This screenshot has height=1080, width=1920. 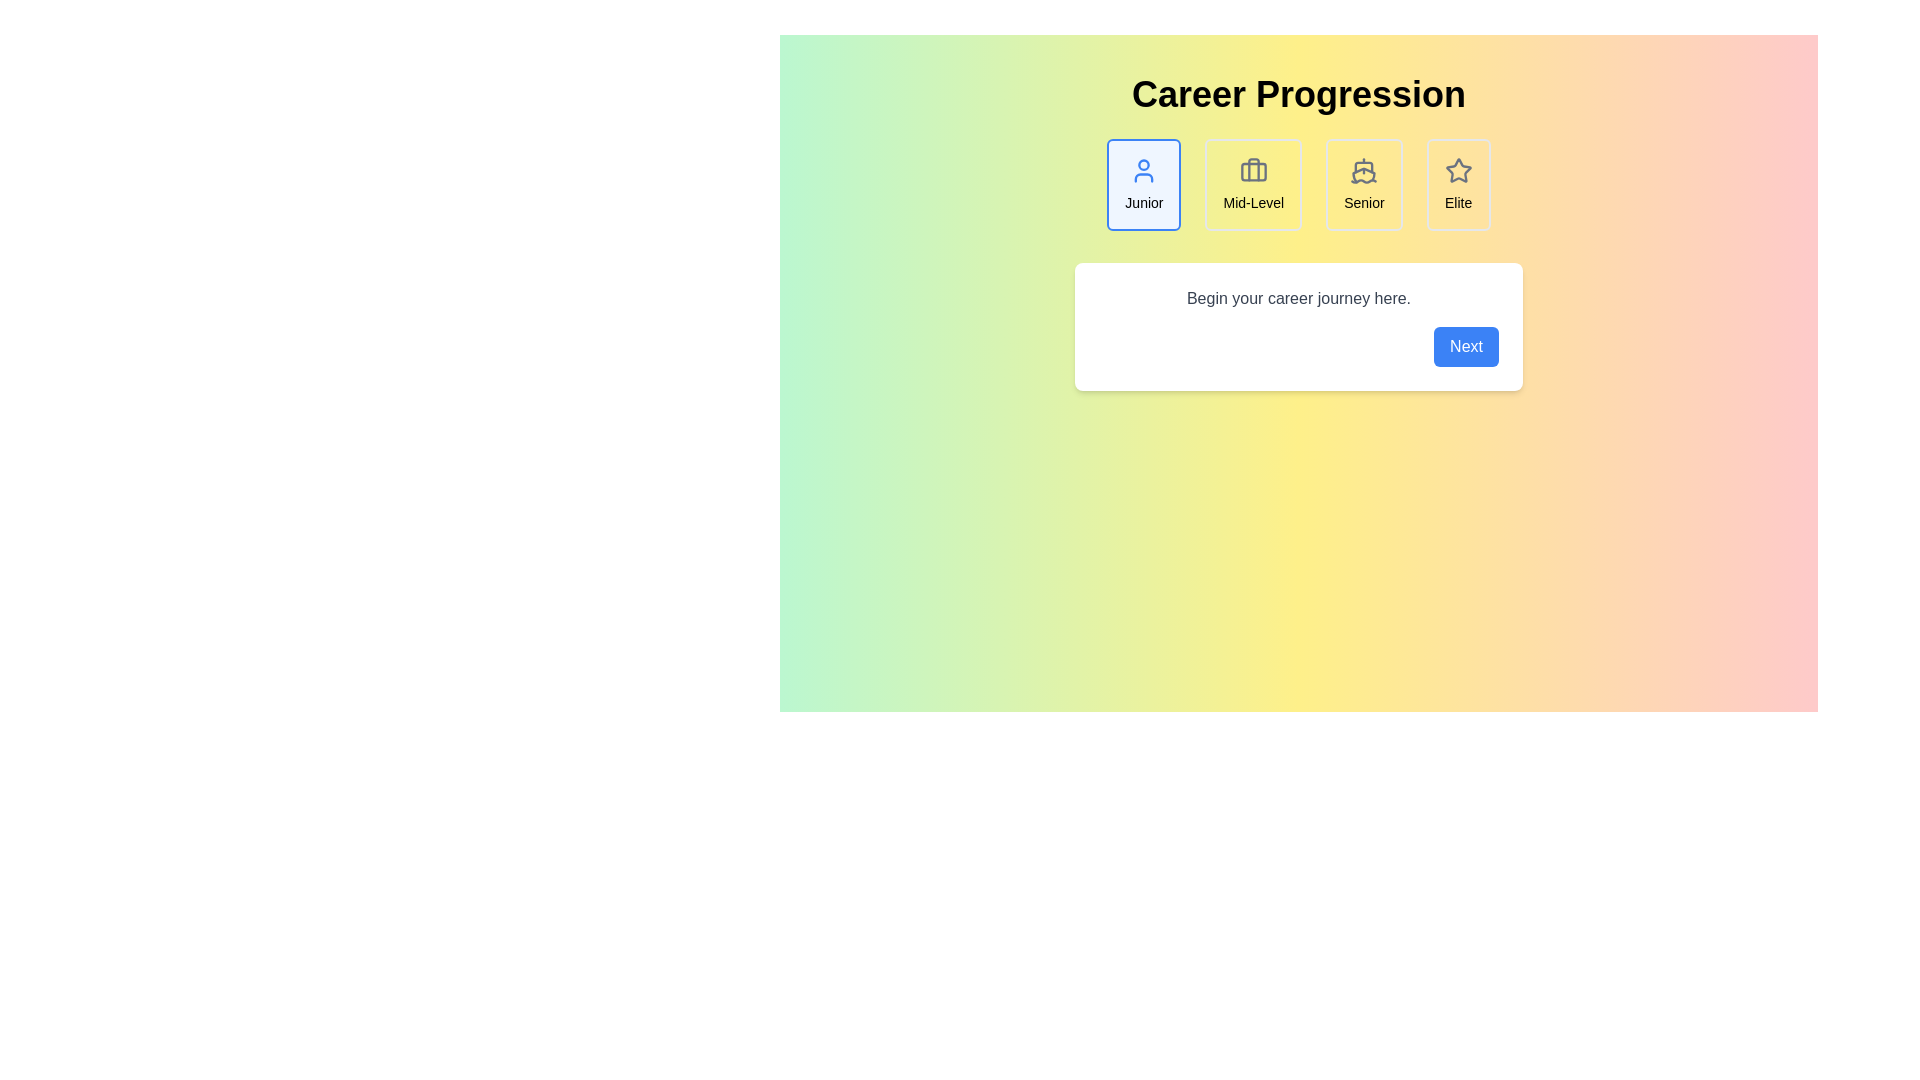 I want to click on the Junior career step to view its details, so click(x=1143, y=185).